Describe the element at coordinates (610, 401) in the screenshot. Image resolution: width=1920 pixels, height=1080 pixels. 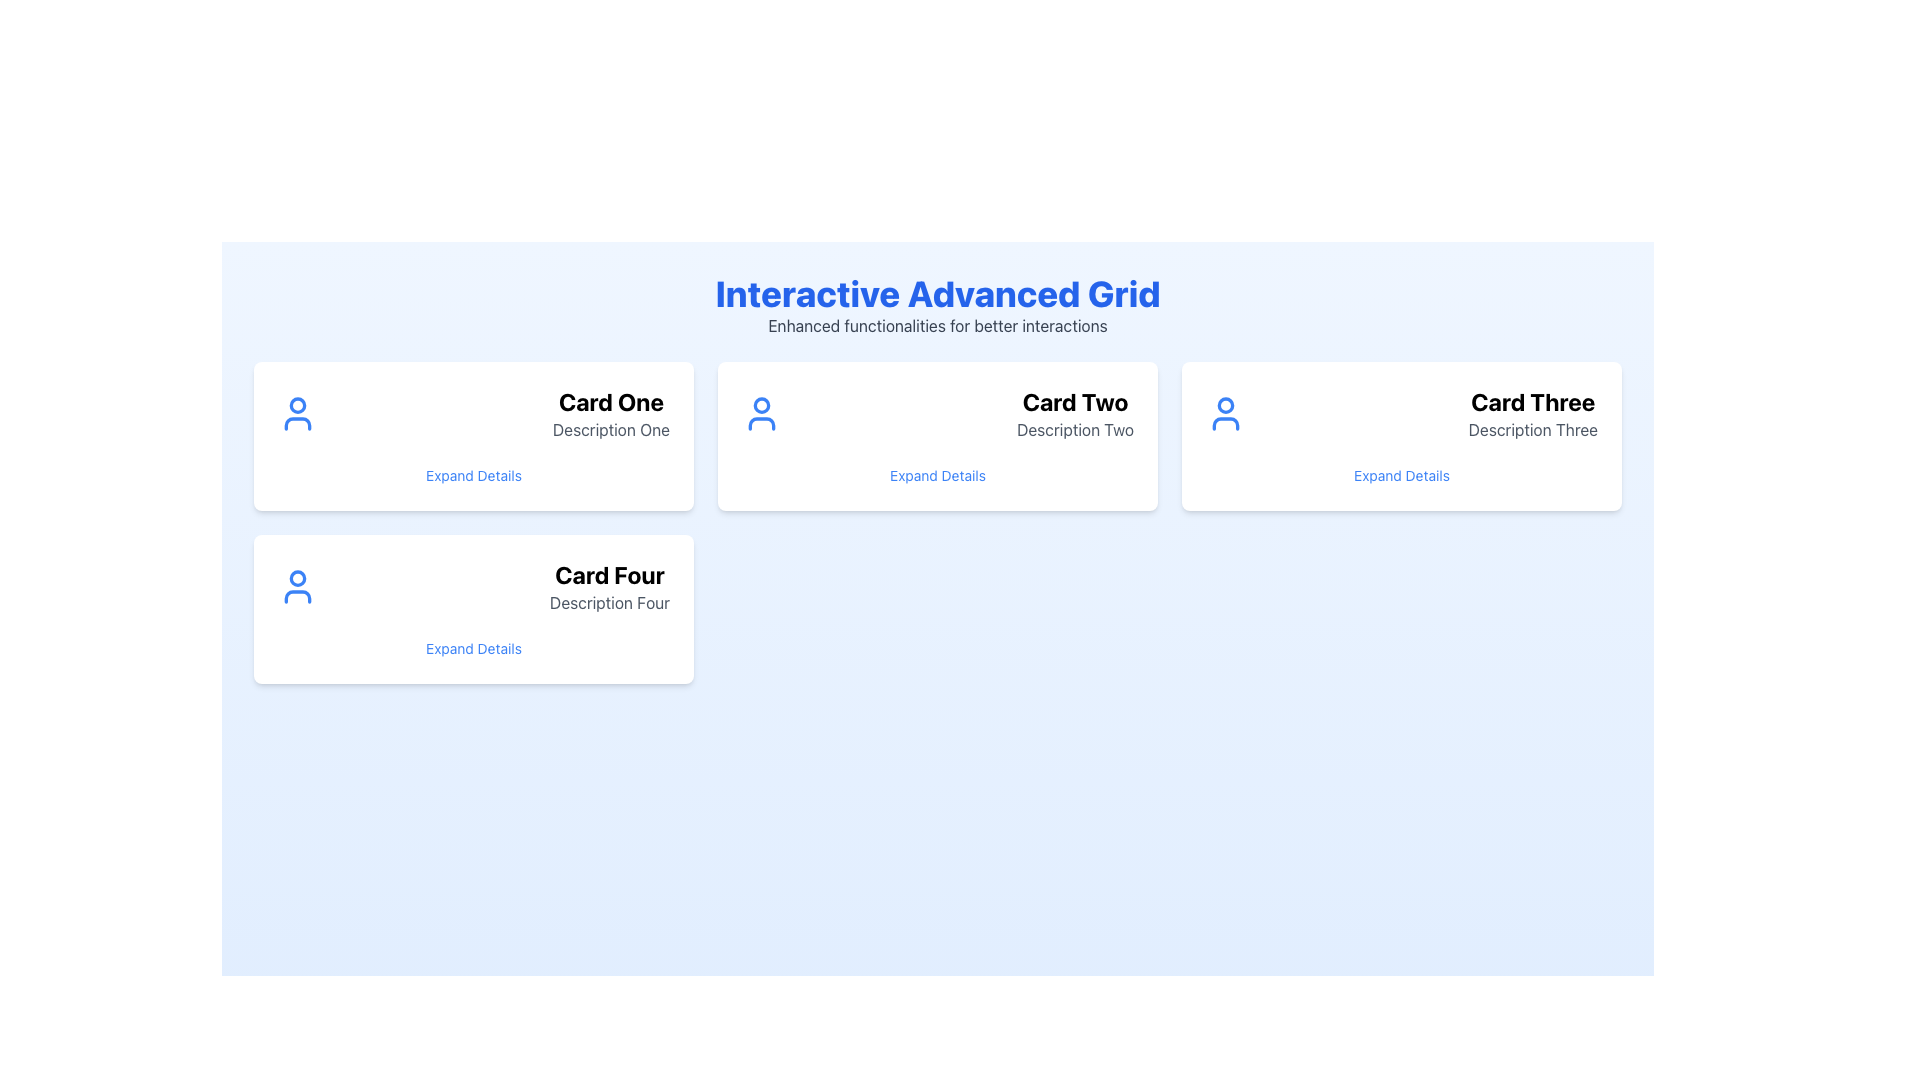
I see `the Text Label that serves as the title for the card, positioned above 'Description One' in the upper left quadrant of the grid layout` at that location.